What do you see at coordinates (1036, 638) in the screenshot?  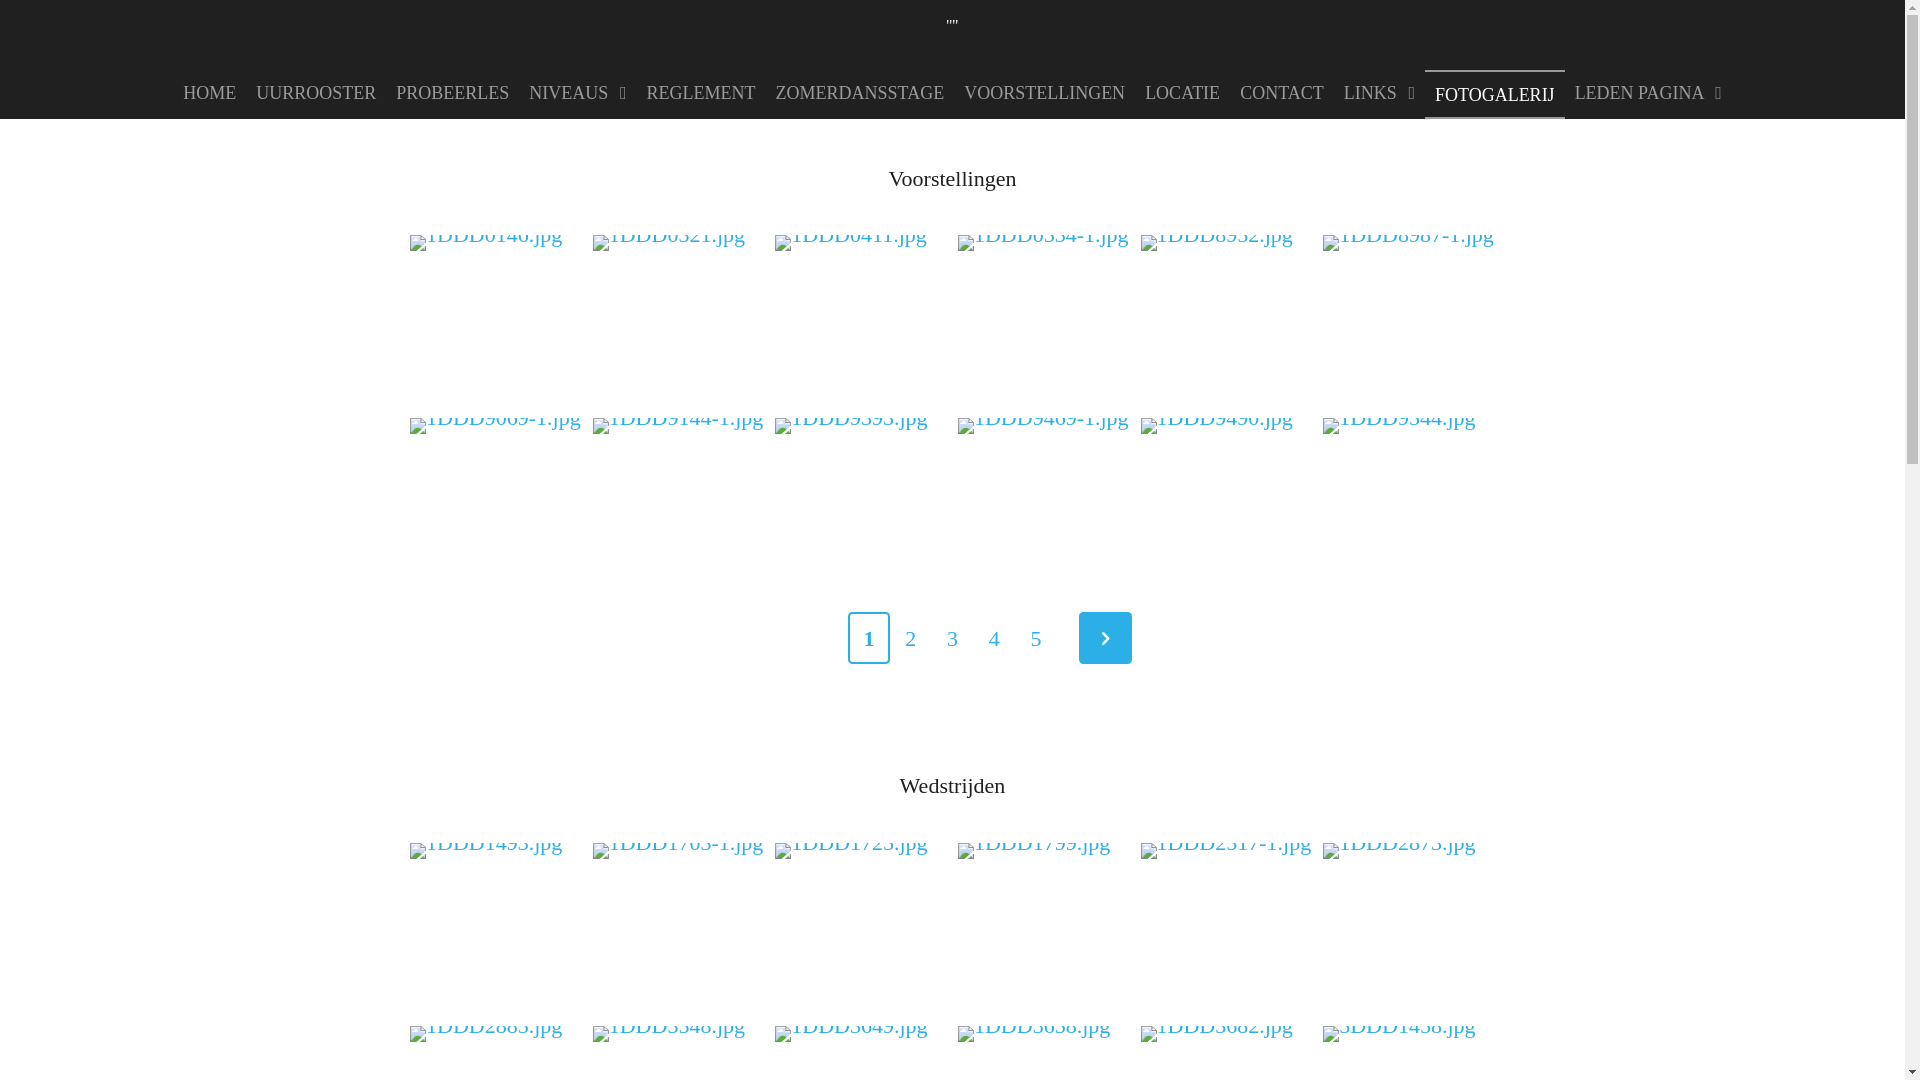 I see `'5'` at bounding box center [1036, 638].